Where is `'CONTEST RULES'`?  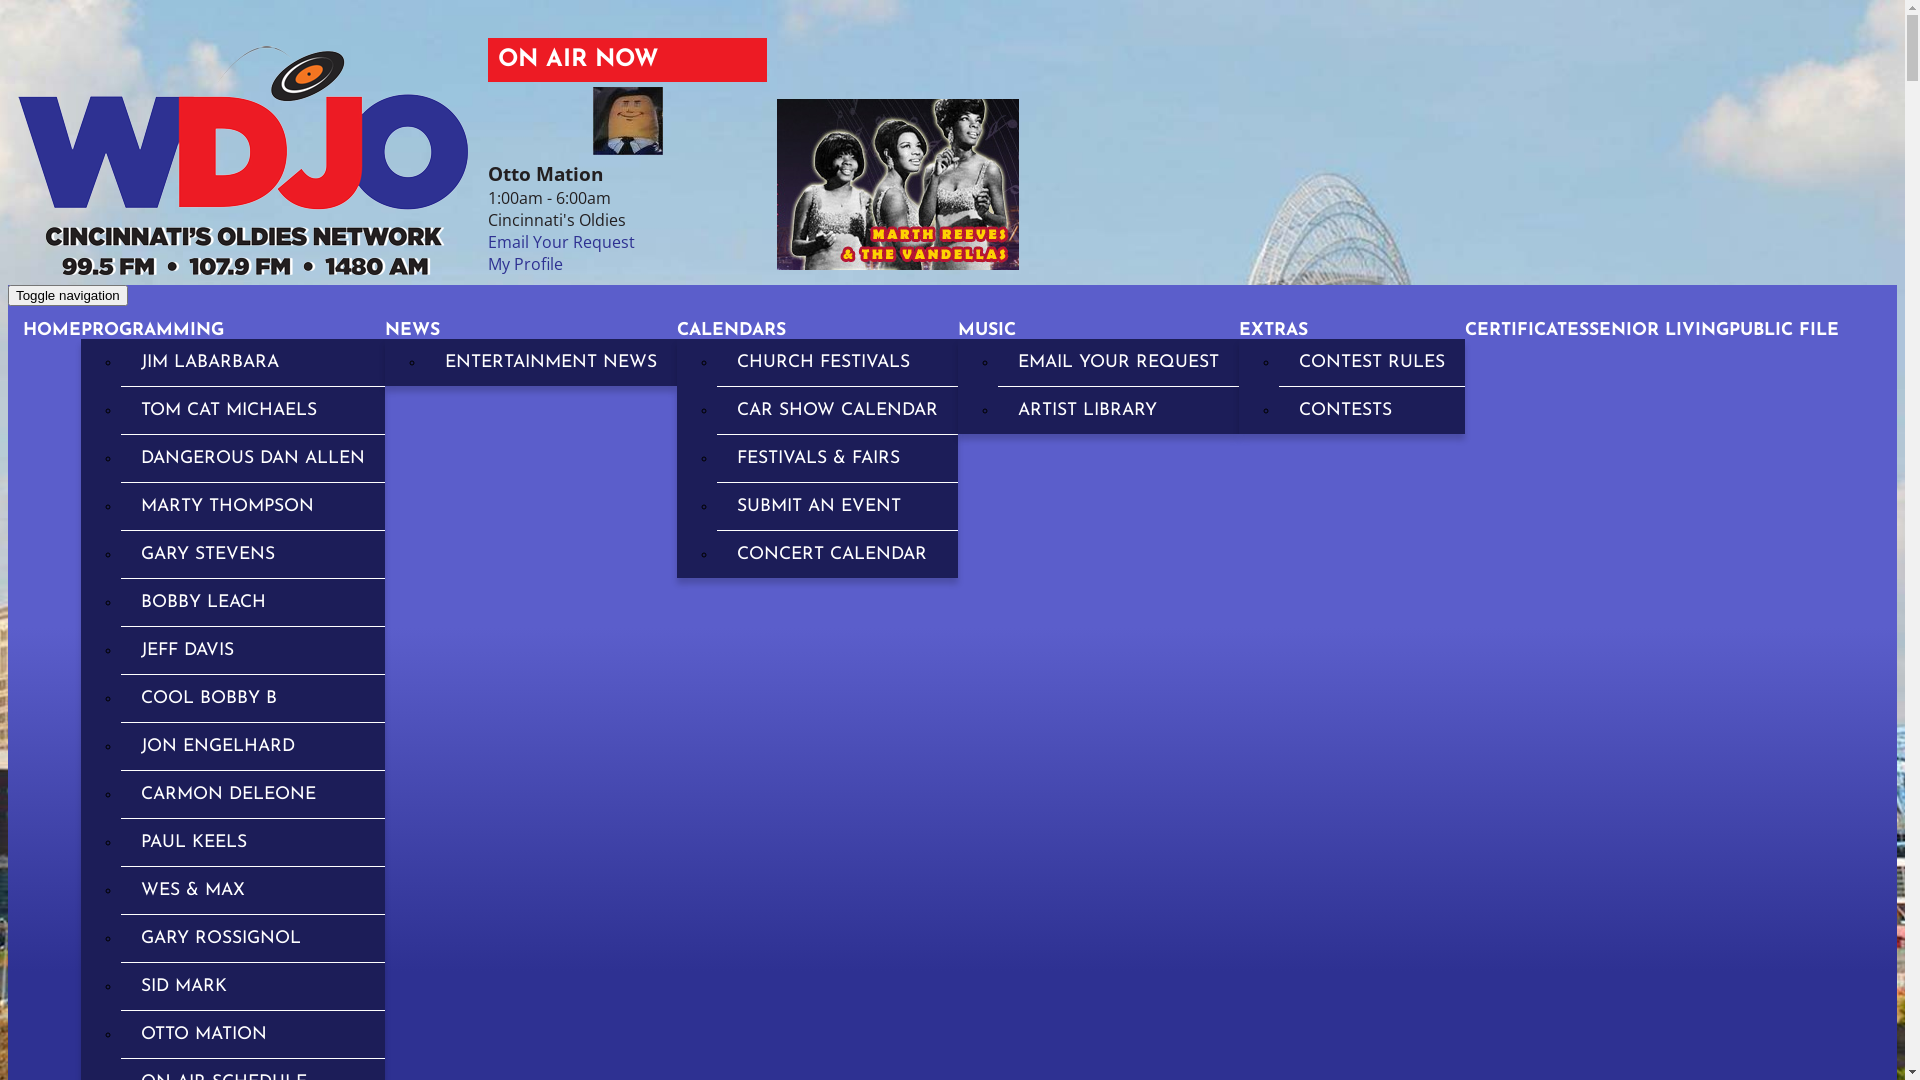
'CONTEST RULES' is located at coordinates (1371, 362).